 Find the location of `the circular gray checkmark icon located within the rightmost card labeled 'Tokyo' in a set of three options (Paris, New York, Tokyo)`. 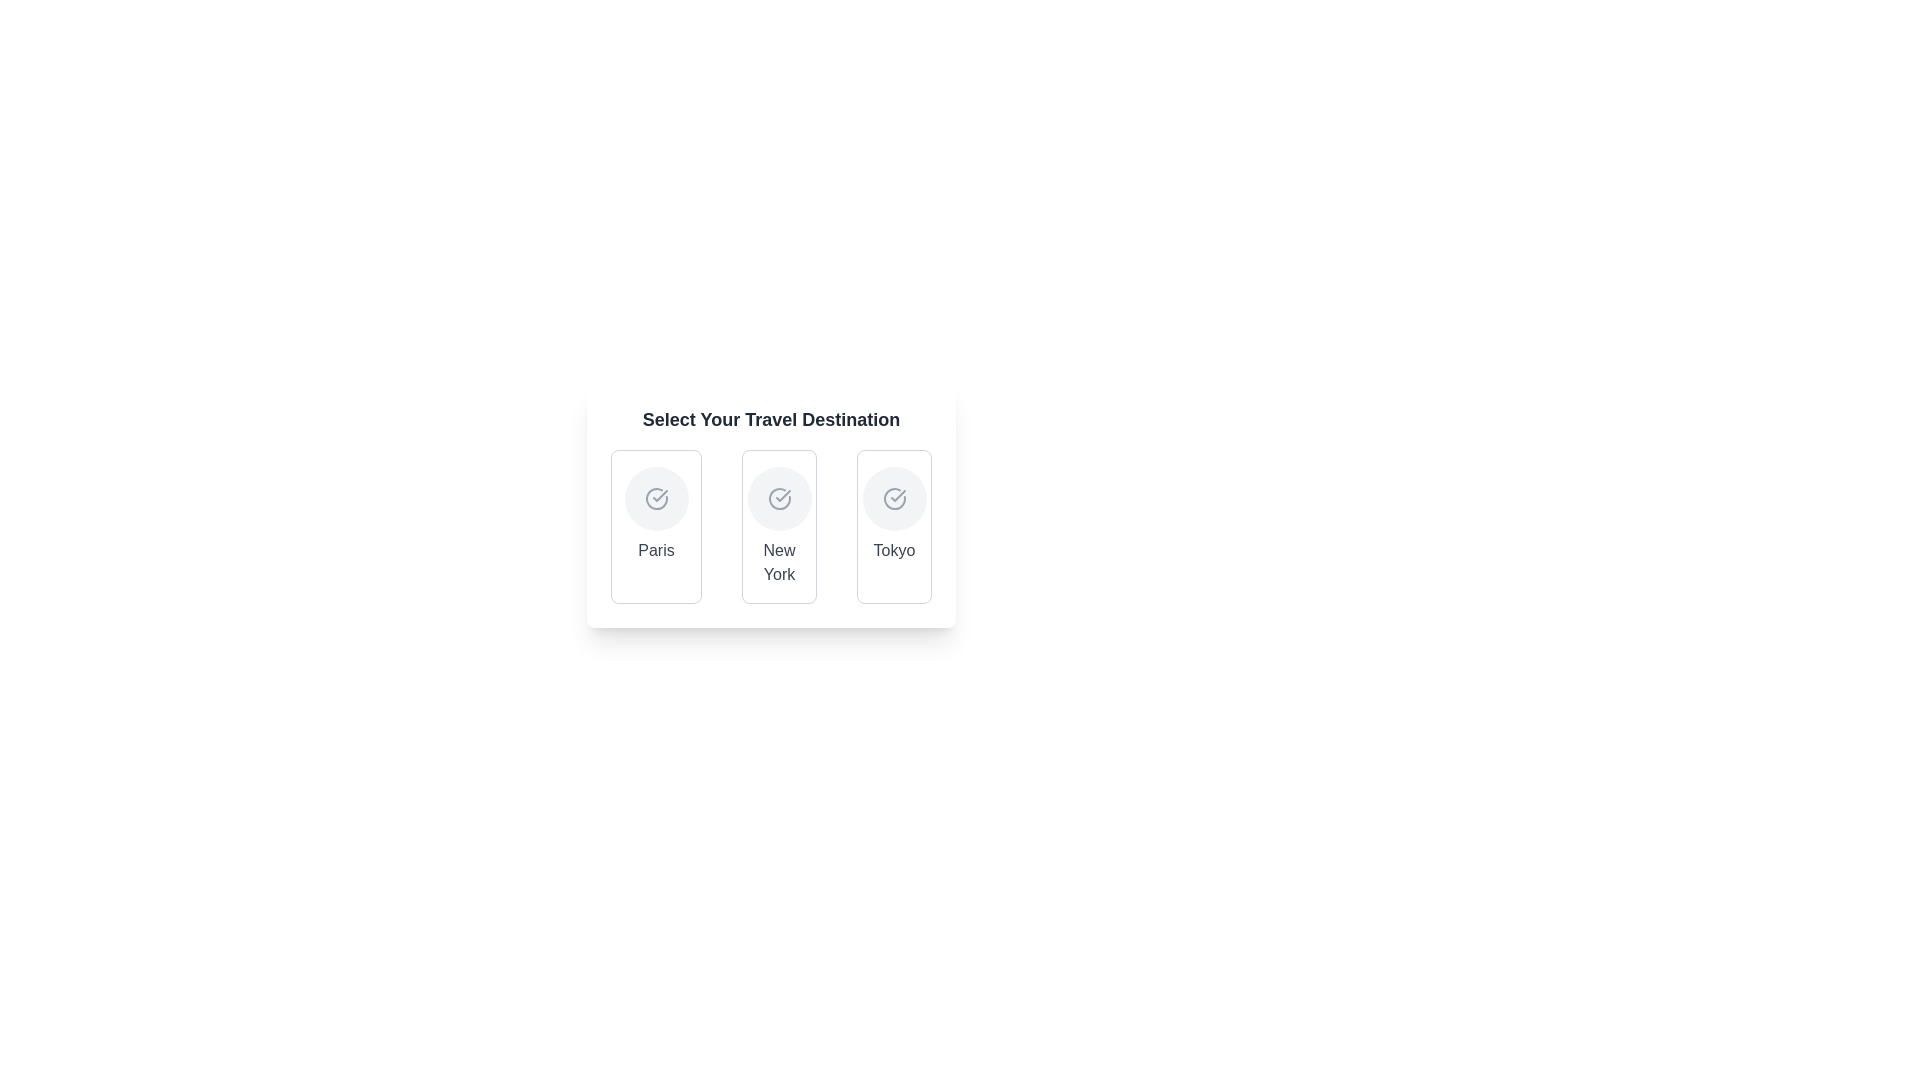

the circular gray checkmark icon located within the rightmost card labeled 'Tokyo' in a set of three options (Paris, New York, Tokyo) is located at coordinates (893, 497).